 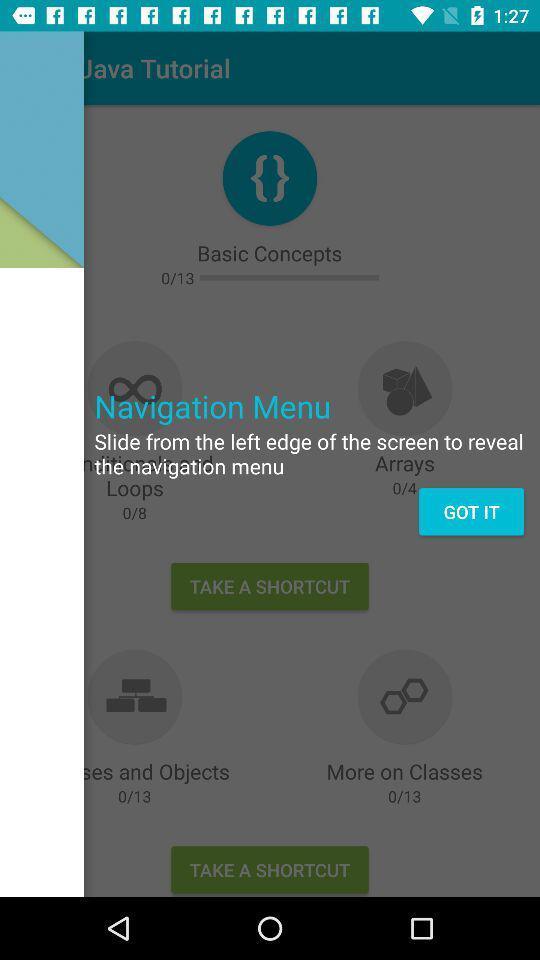 What do you see at coordinates (471, 510) in the screenshot?
I see `the icon on the right` at bounding box center [471, 510].